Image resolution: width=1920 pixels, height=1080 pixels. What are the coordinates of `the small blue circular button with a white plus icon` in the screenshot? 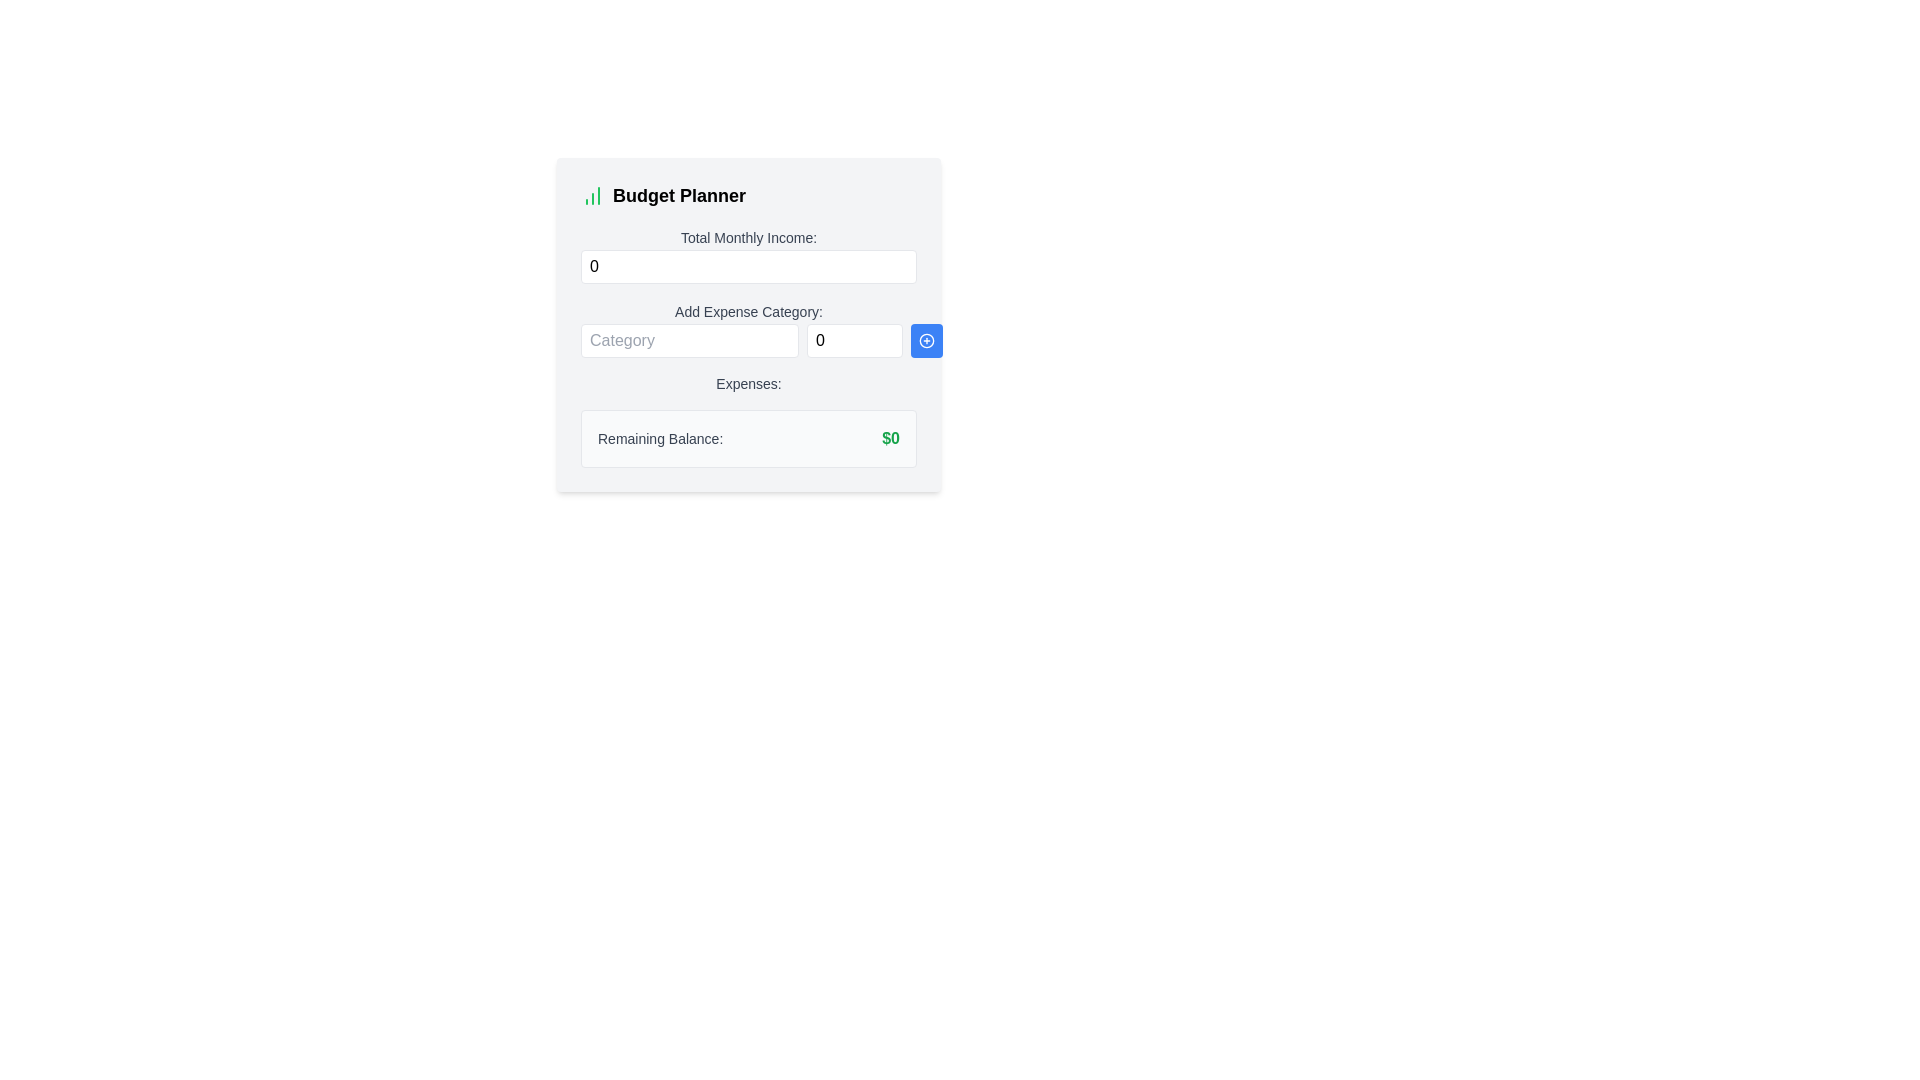 It's located at (925, 339).